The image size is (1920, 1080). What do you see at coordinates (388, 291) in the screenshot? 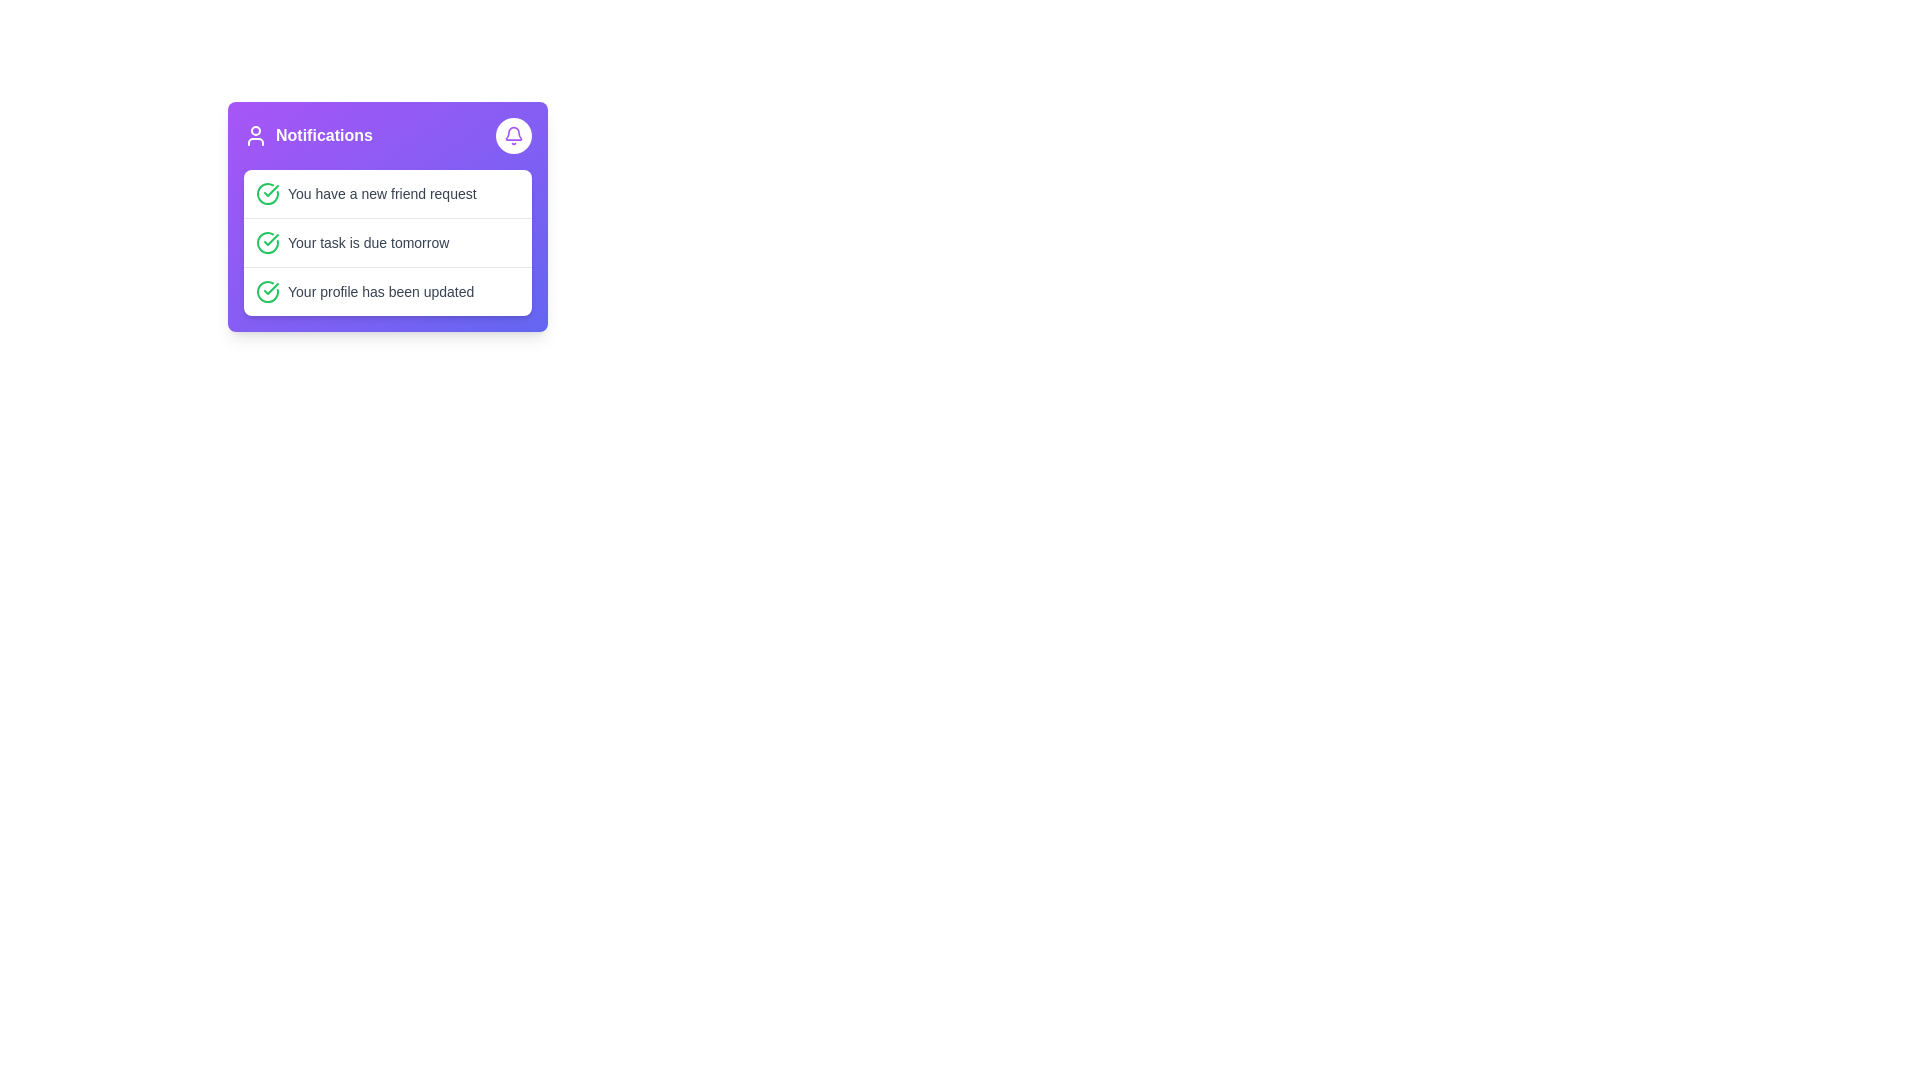
I see `the third notification item with a white background containing a green checkmark icon and the text 'Your profile has been updated' for more details` at bounding box center [388, 291].